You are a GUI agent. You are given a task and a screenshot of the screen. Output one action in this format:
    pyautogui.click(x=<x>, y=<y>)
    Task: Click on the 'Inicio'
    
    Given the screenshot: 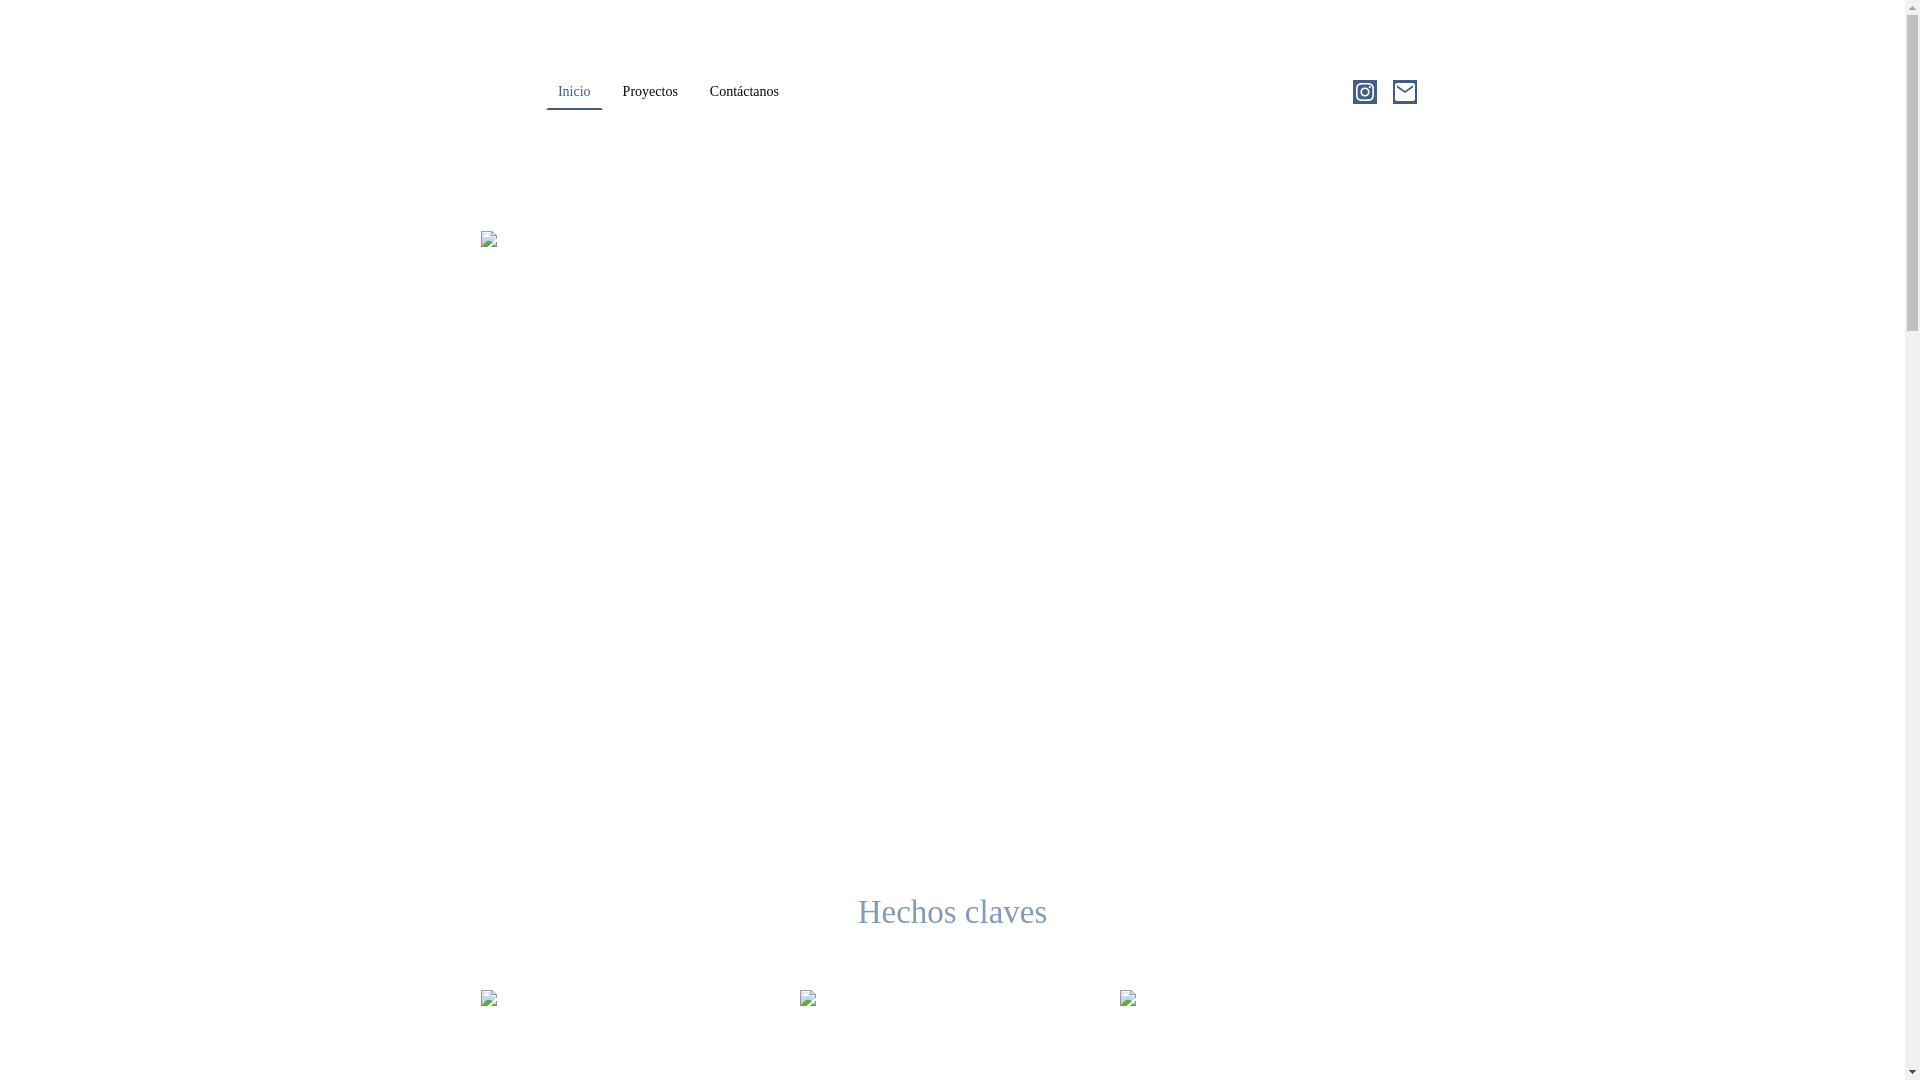 What is the action you would take?
    pyautogui.click(x=573, y=92)
    